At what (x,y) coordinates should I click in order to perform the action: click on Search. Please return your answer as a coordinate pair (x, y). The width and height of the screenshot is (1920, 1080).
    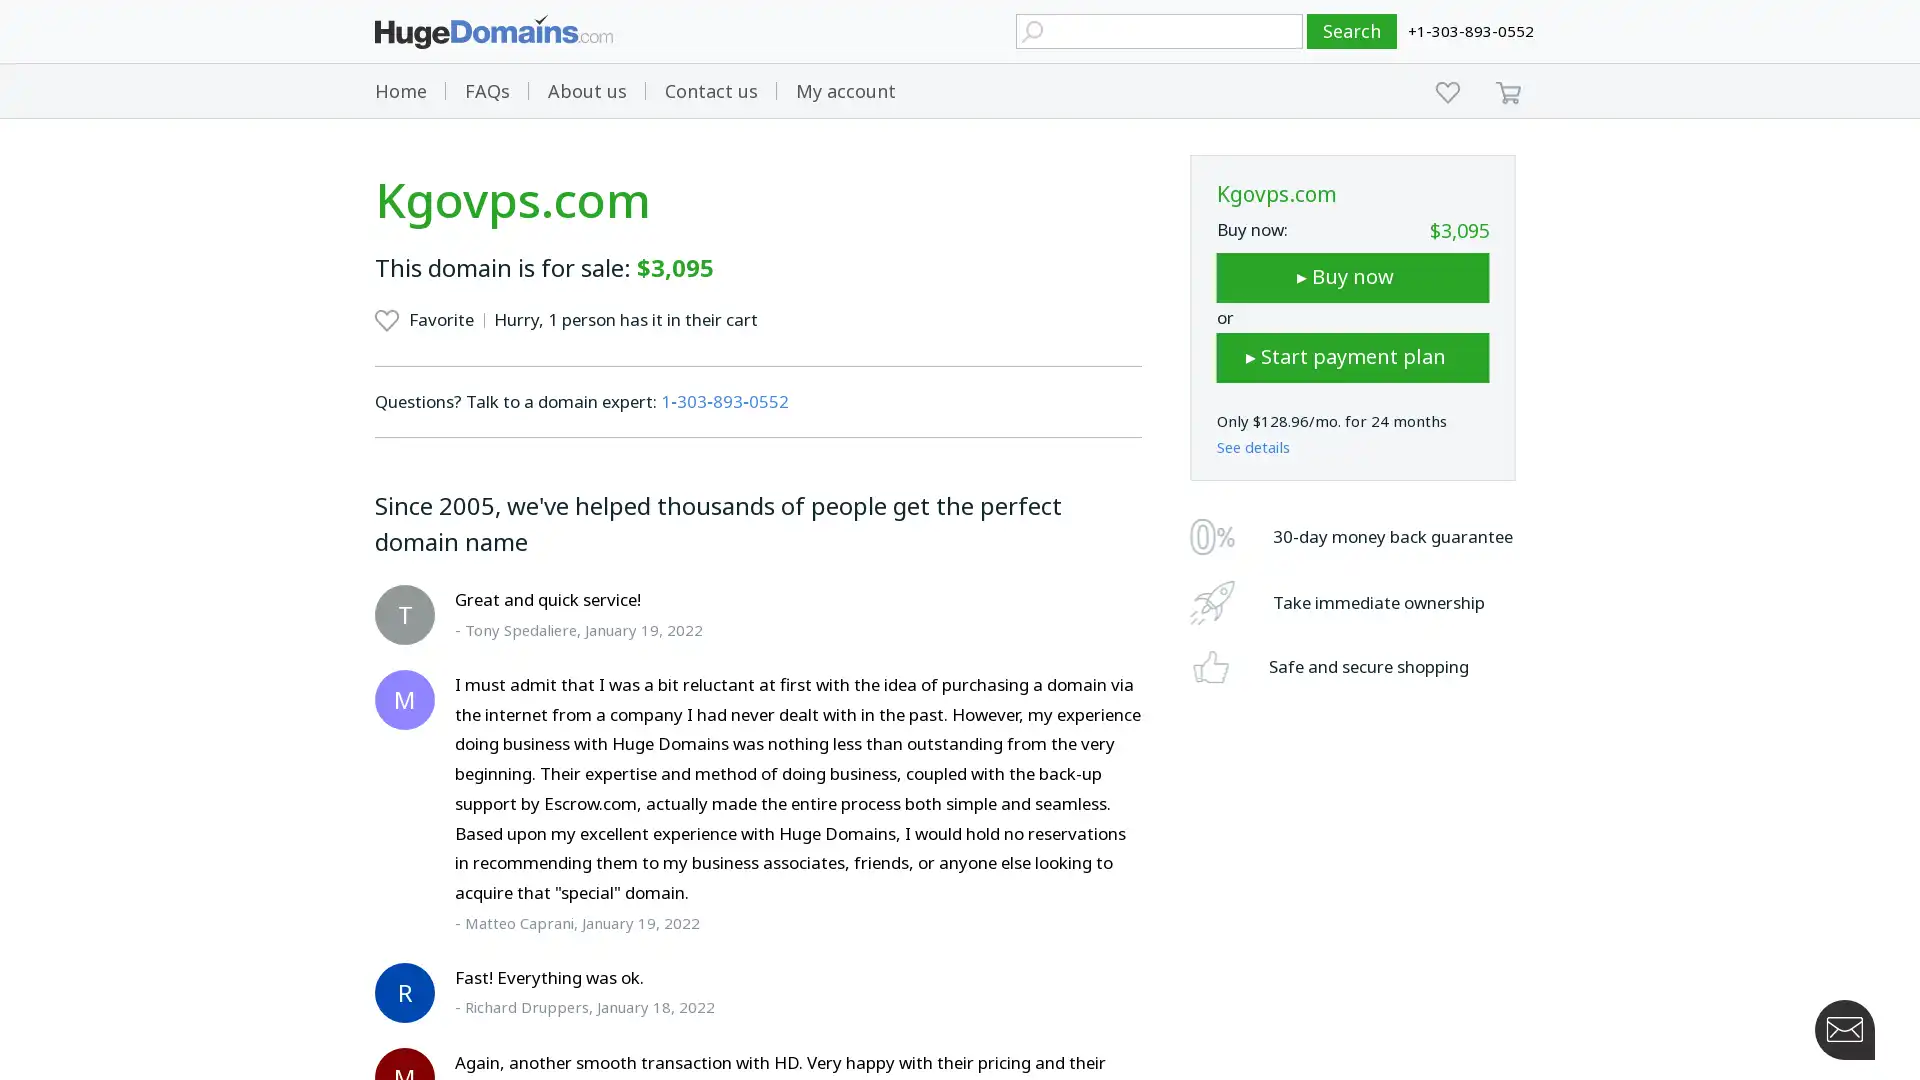
    Looking at the image, I should click on (1352, 31).